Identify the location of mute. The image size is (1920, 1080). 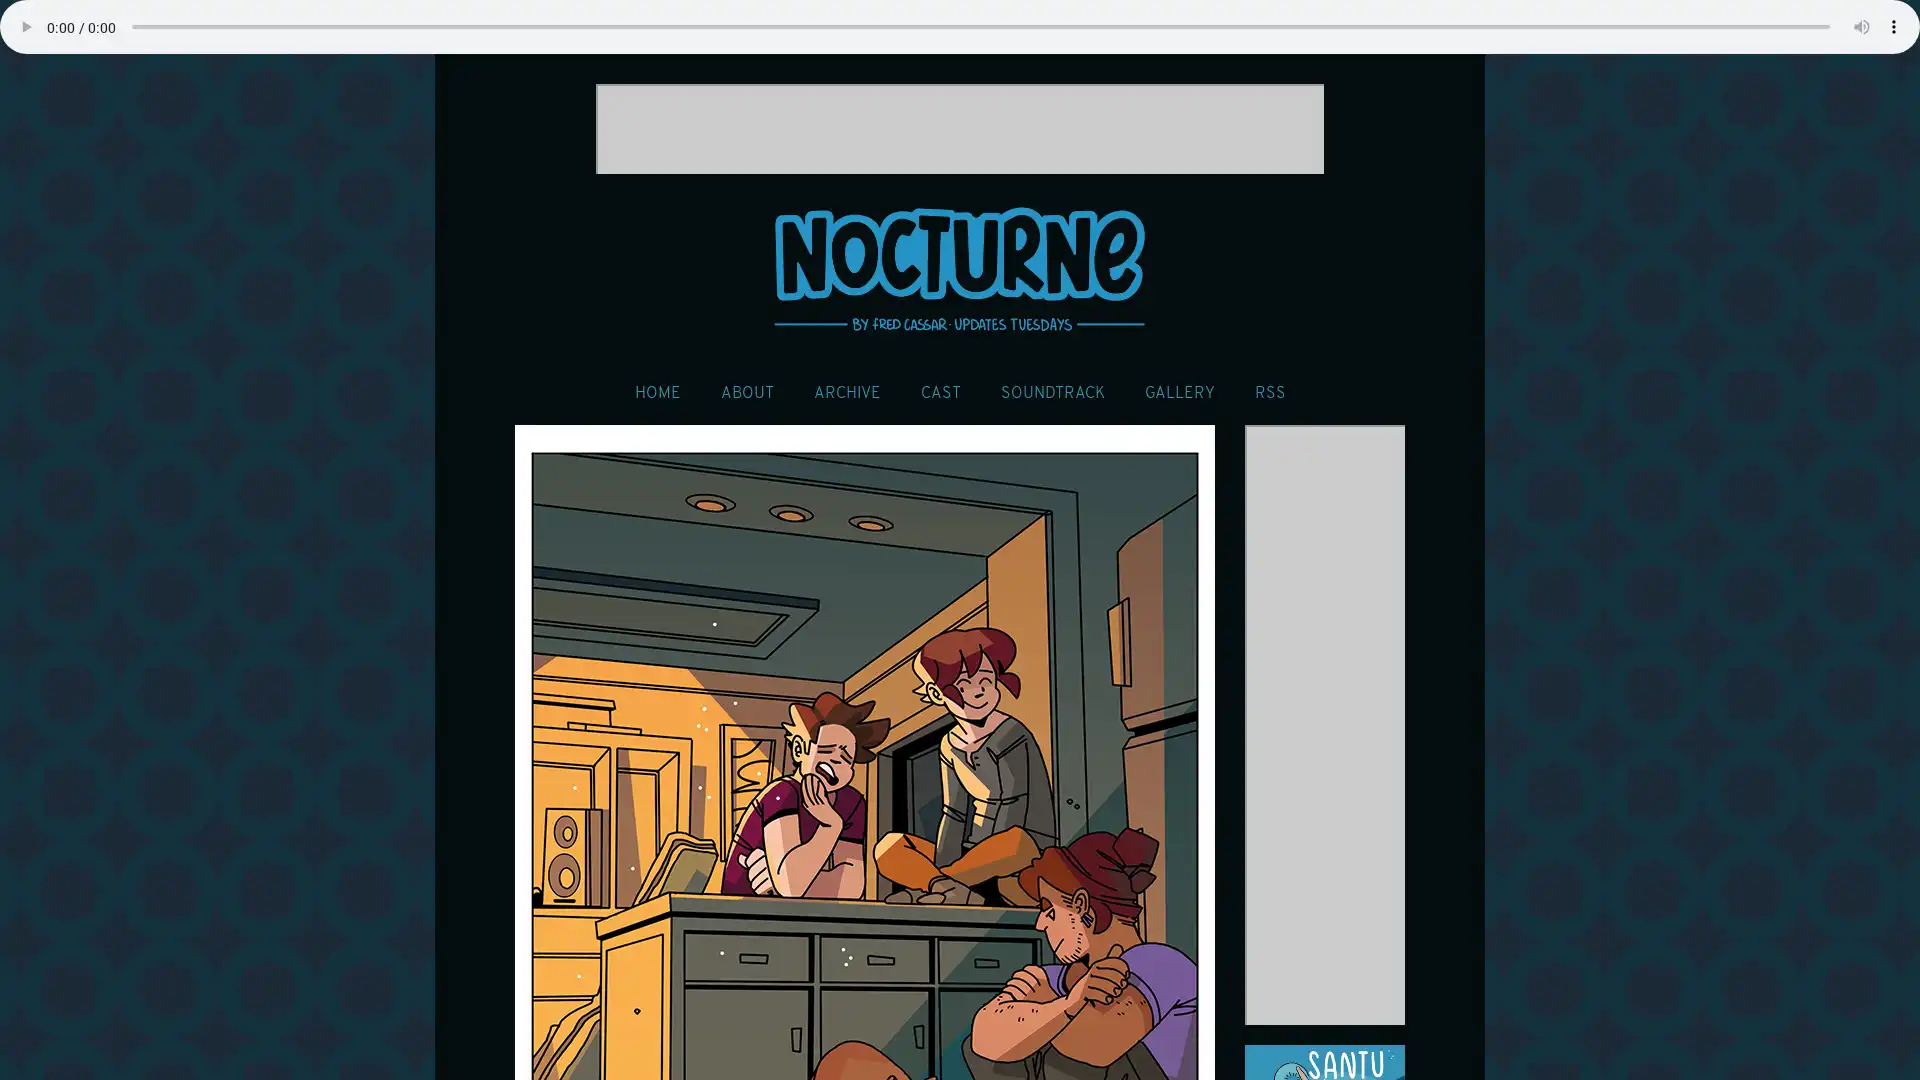
(1861, 27).